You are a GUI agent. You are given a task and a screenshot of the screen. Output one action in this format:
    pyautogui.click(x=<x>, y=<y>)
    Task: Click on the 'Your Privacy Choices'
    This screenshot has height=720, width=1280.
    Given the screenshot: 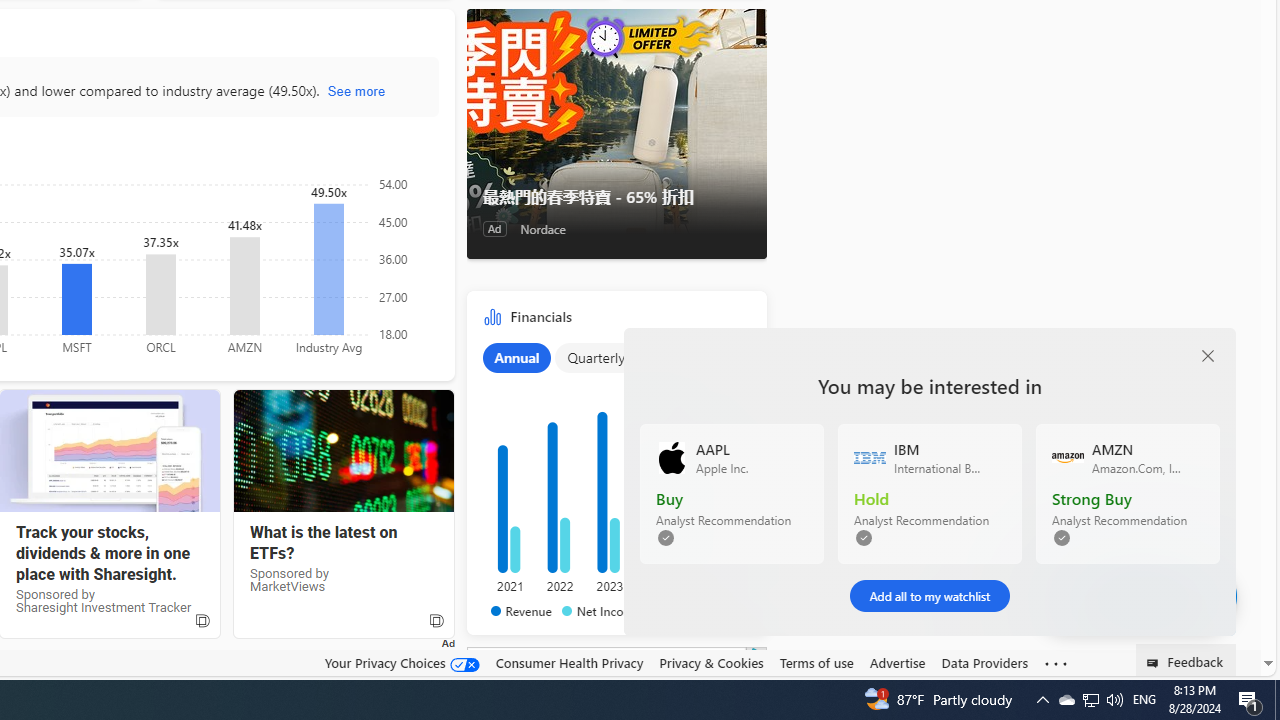 What is the action you would take?
    pyautogui.click(x=400, y=663)
    